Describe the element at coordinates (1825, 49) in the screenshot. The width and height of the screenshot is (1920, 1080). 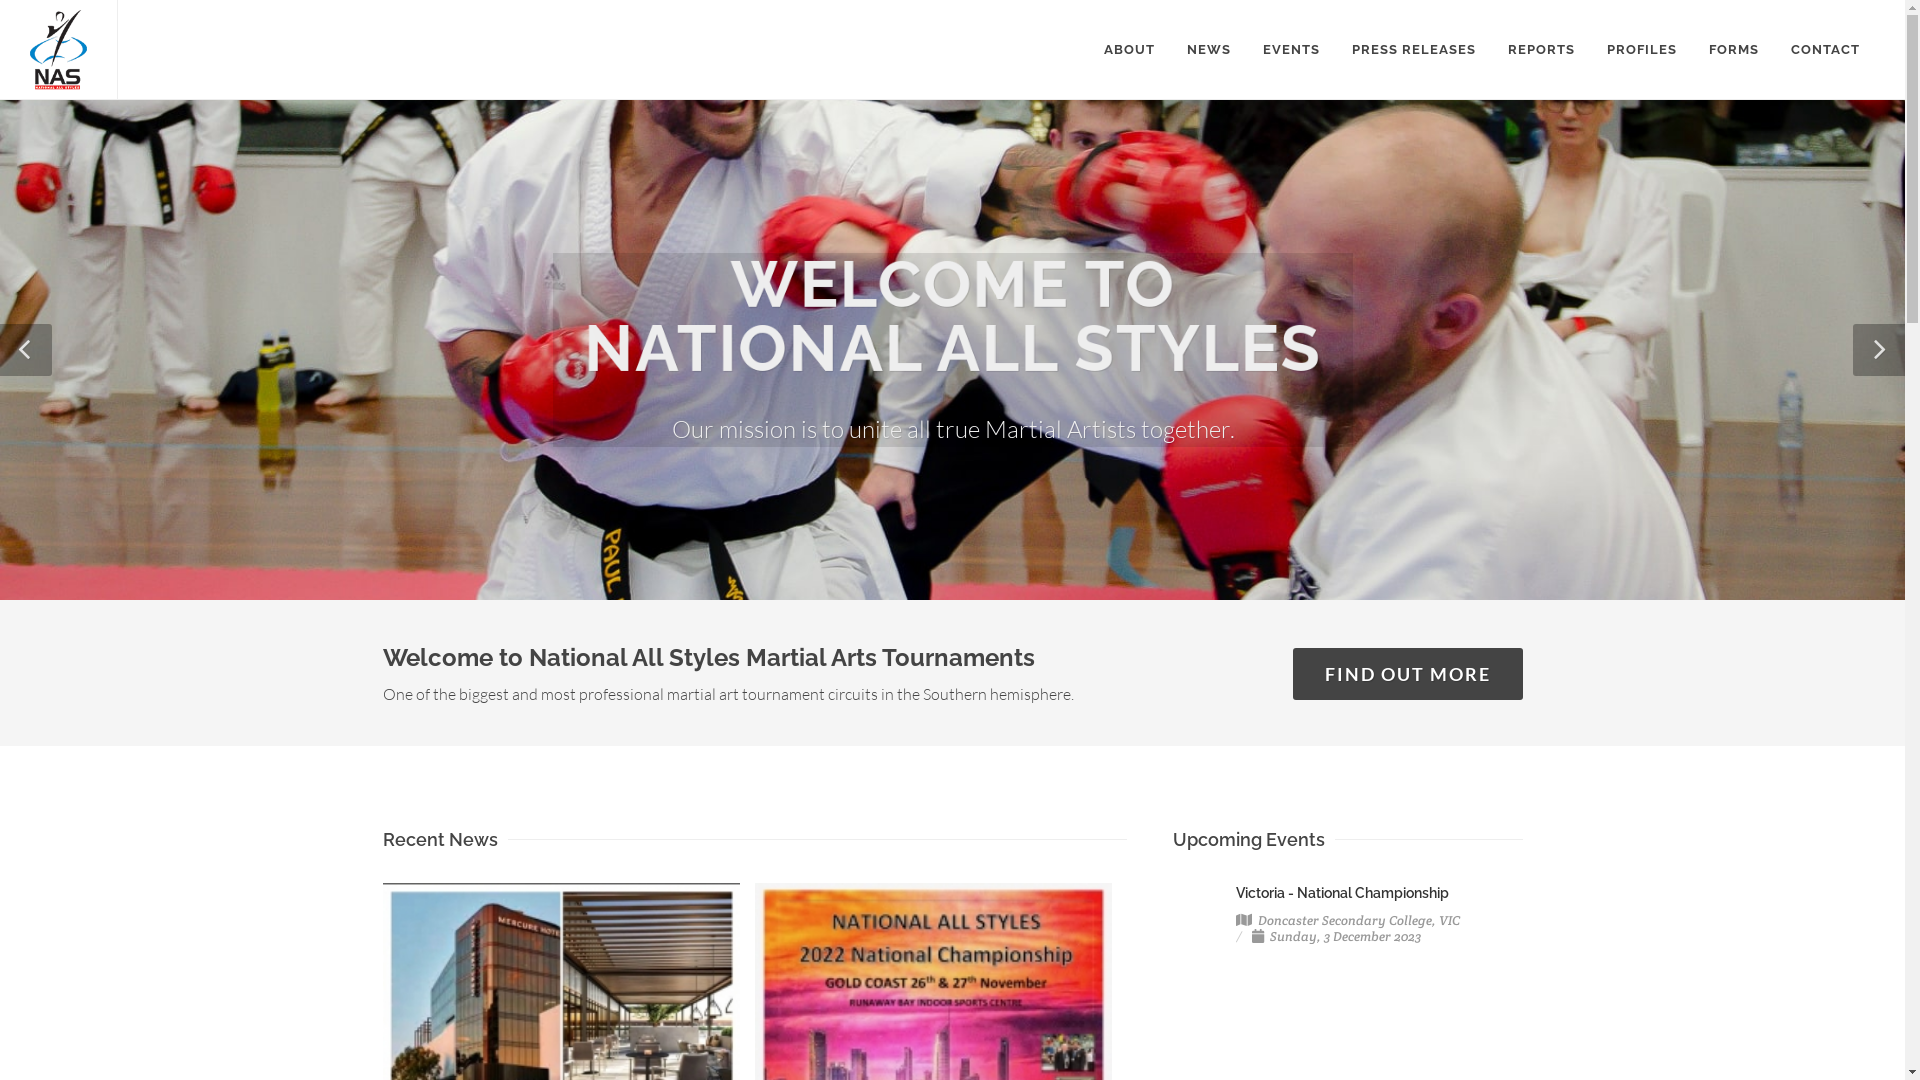
I see `'CONTACT'` at that location.